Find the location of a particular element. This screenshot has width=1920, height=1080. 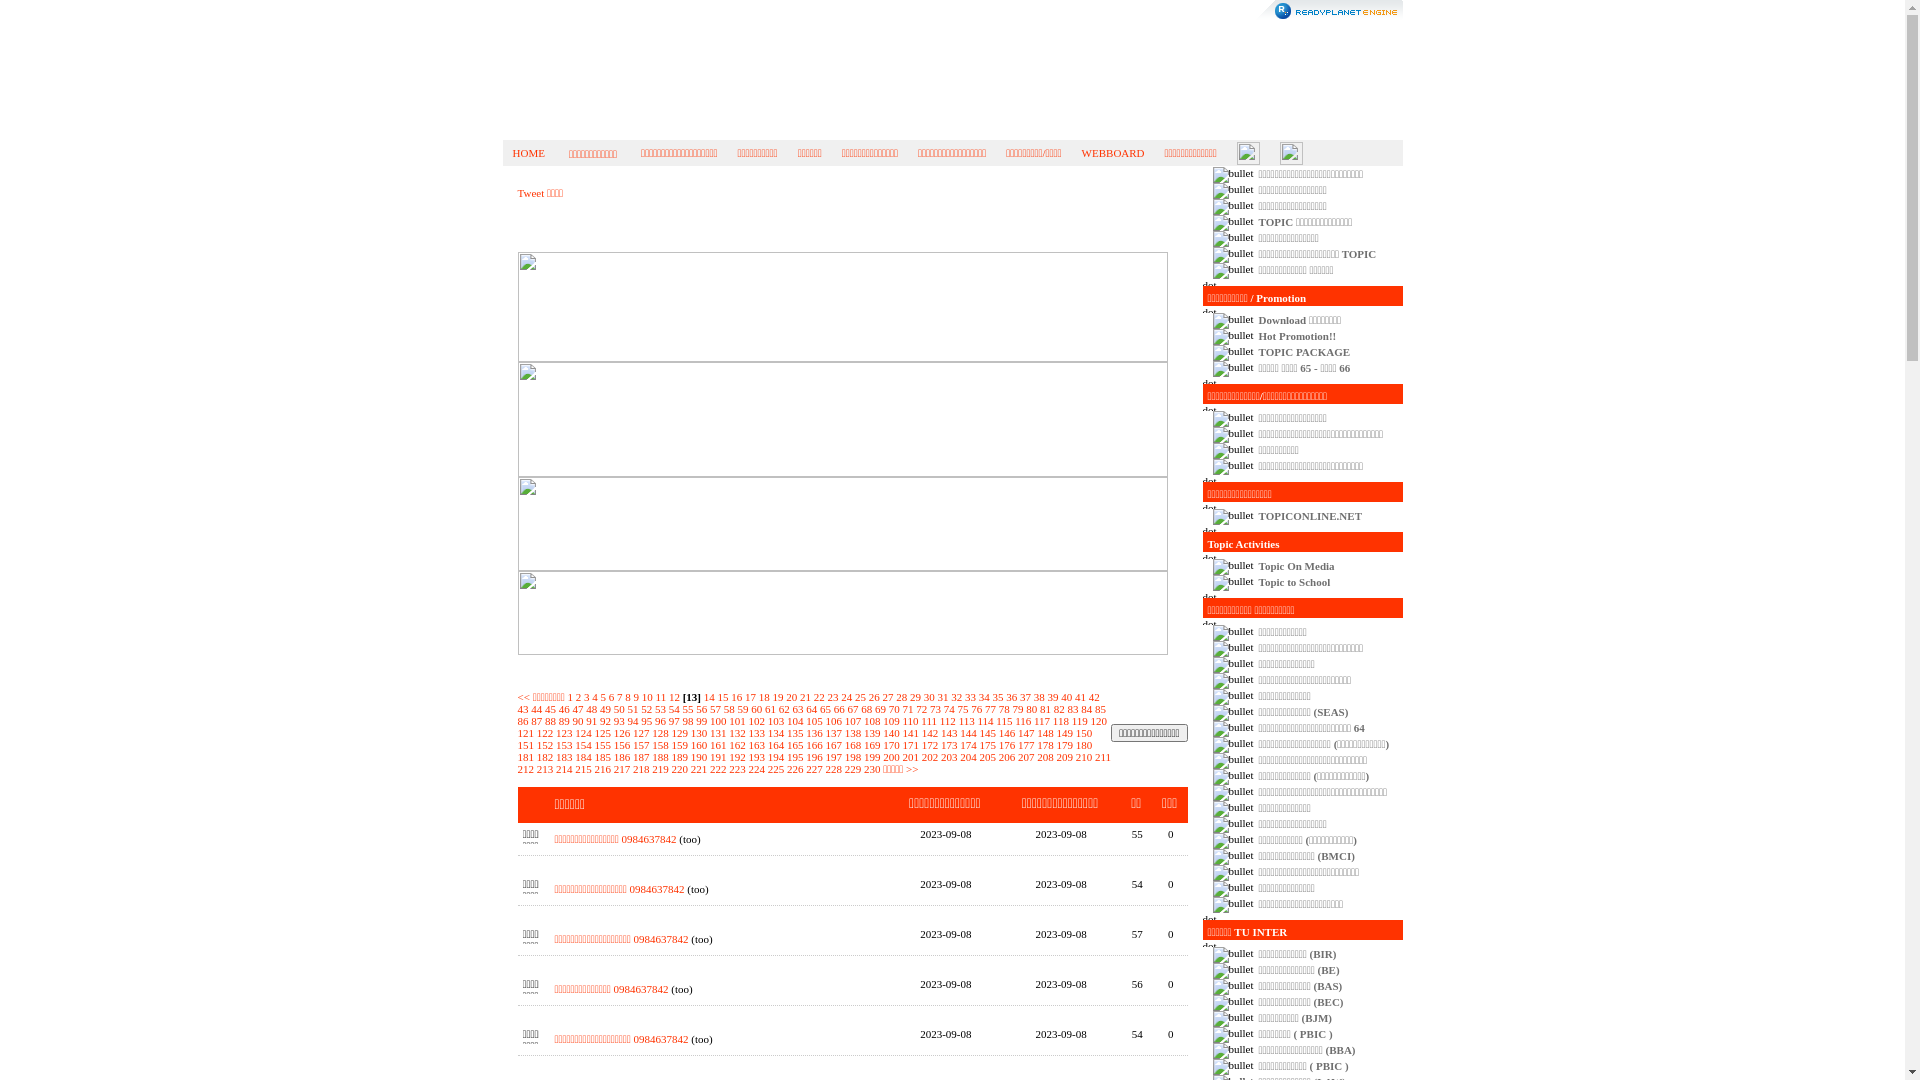

'216' is located at coordinates (601, 767).